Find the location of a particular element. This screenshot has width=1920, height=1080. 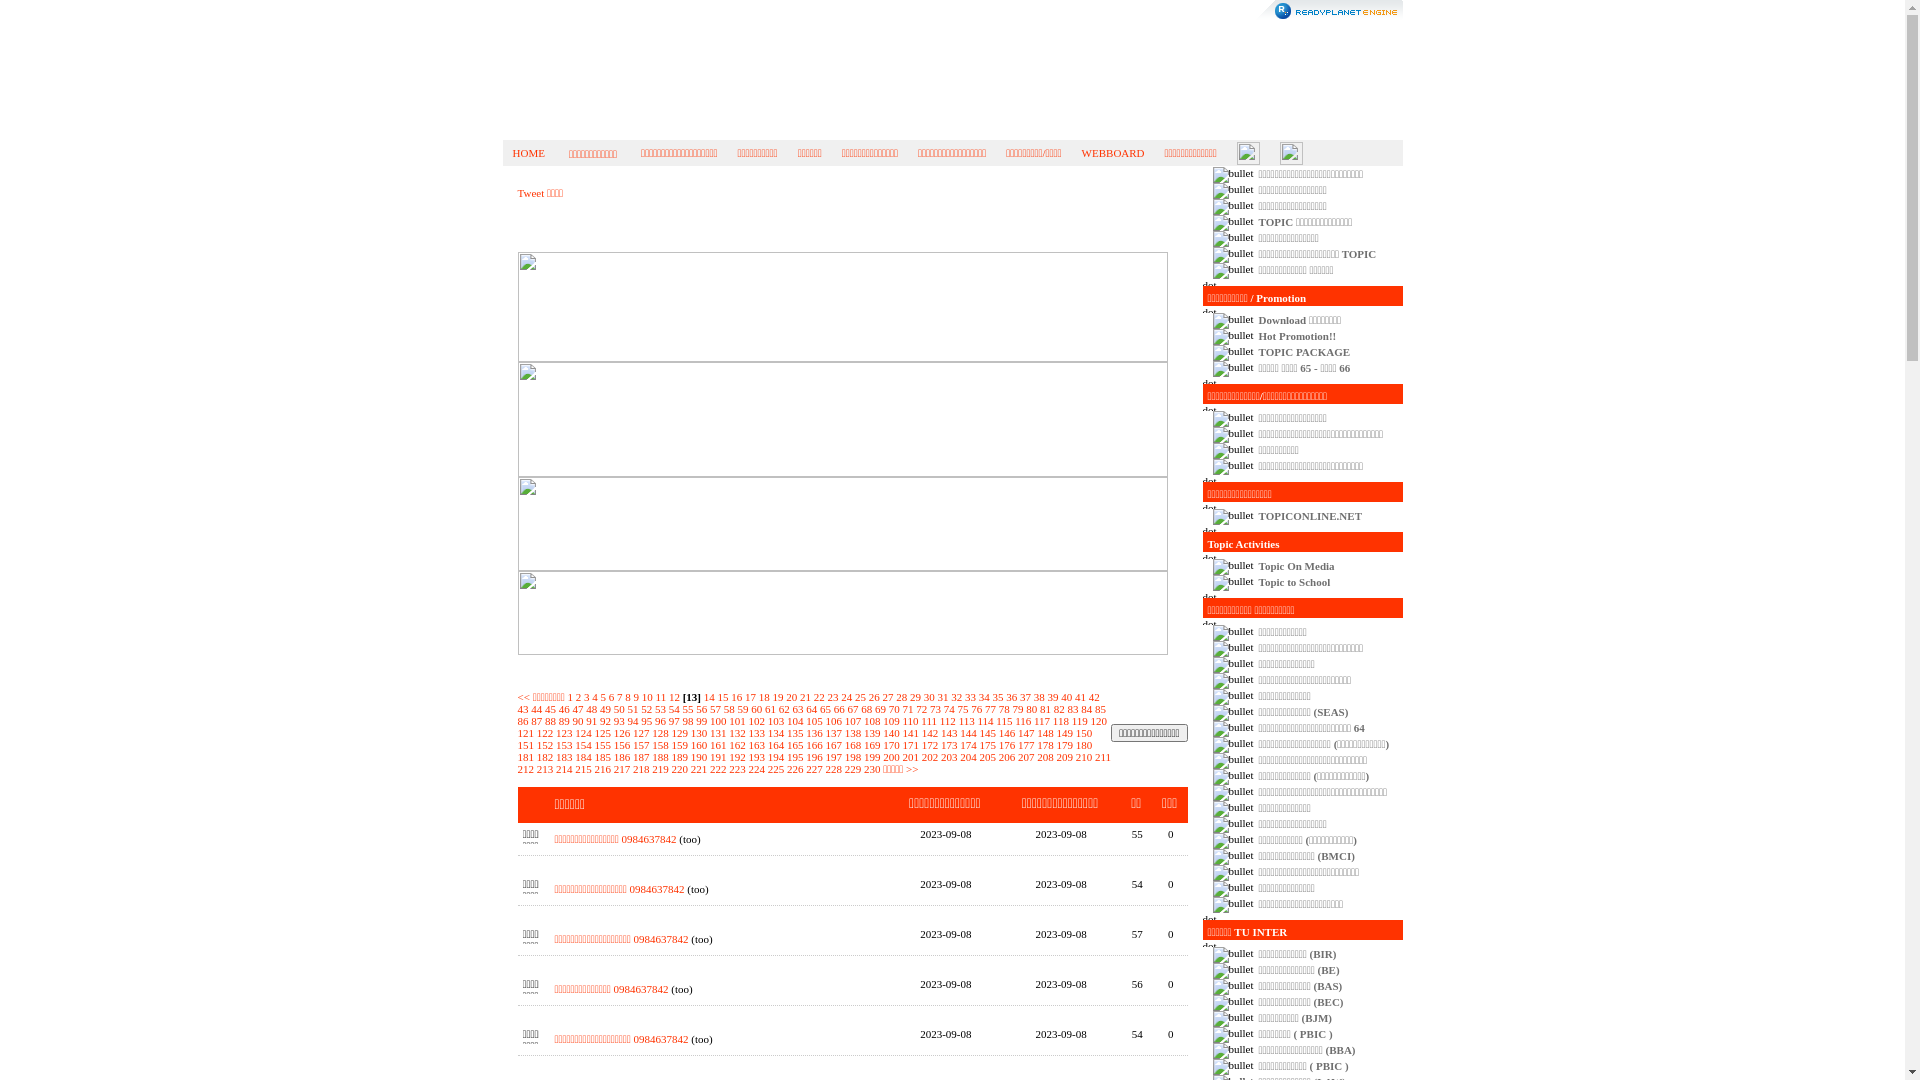

'216' is located at coordinates (601, 767).